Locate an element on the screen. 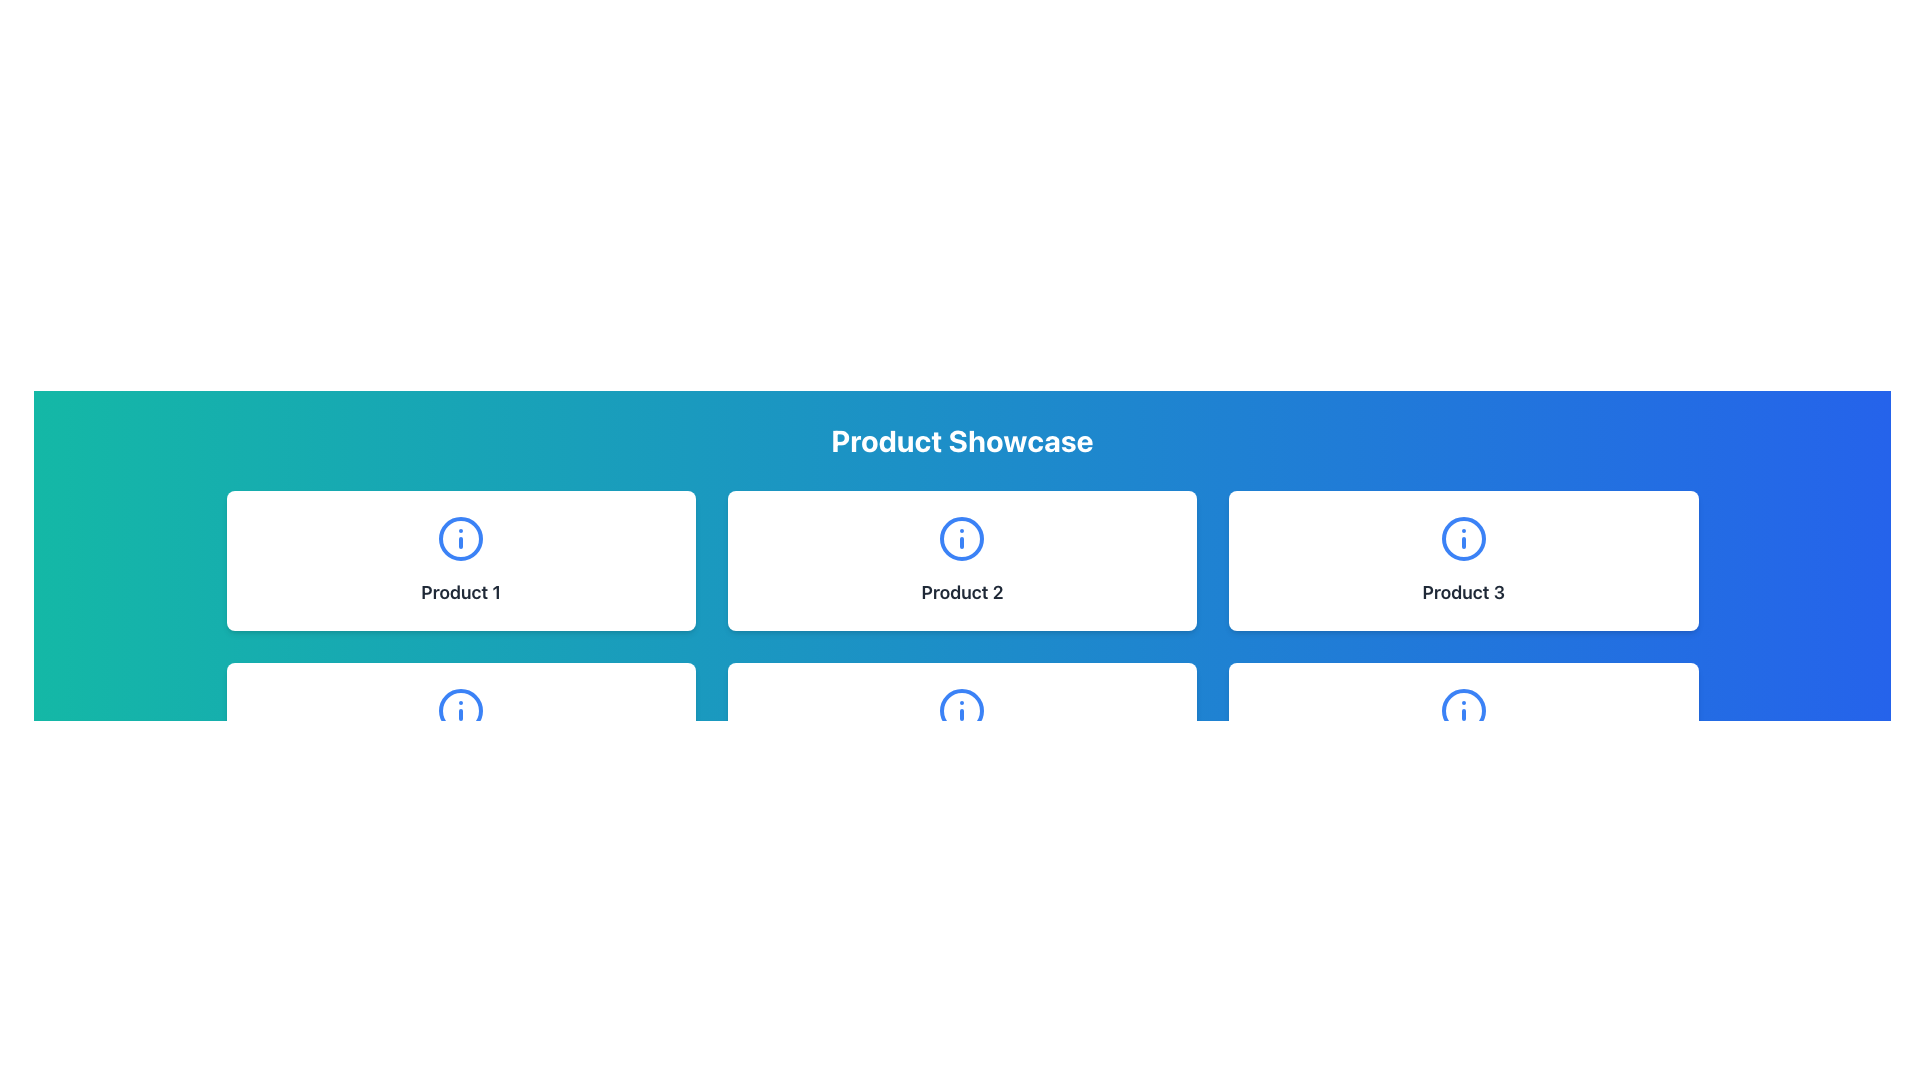 The image size is (1920, 1080). the Display Card that features a blue circular information icon and the text 'Product 3' in bold gray font, located in the first row of a three-column grid layout is located at coordinates (1463, 560).